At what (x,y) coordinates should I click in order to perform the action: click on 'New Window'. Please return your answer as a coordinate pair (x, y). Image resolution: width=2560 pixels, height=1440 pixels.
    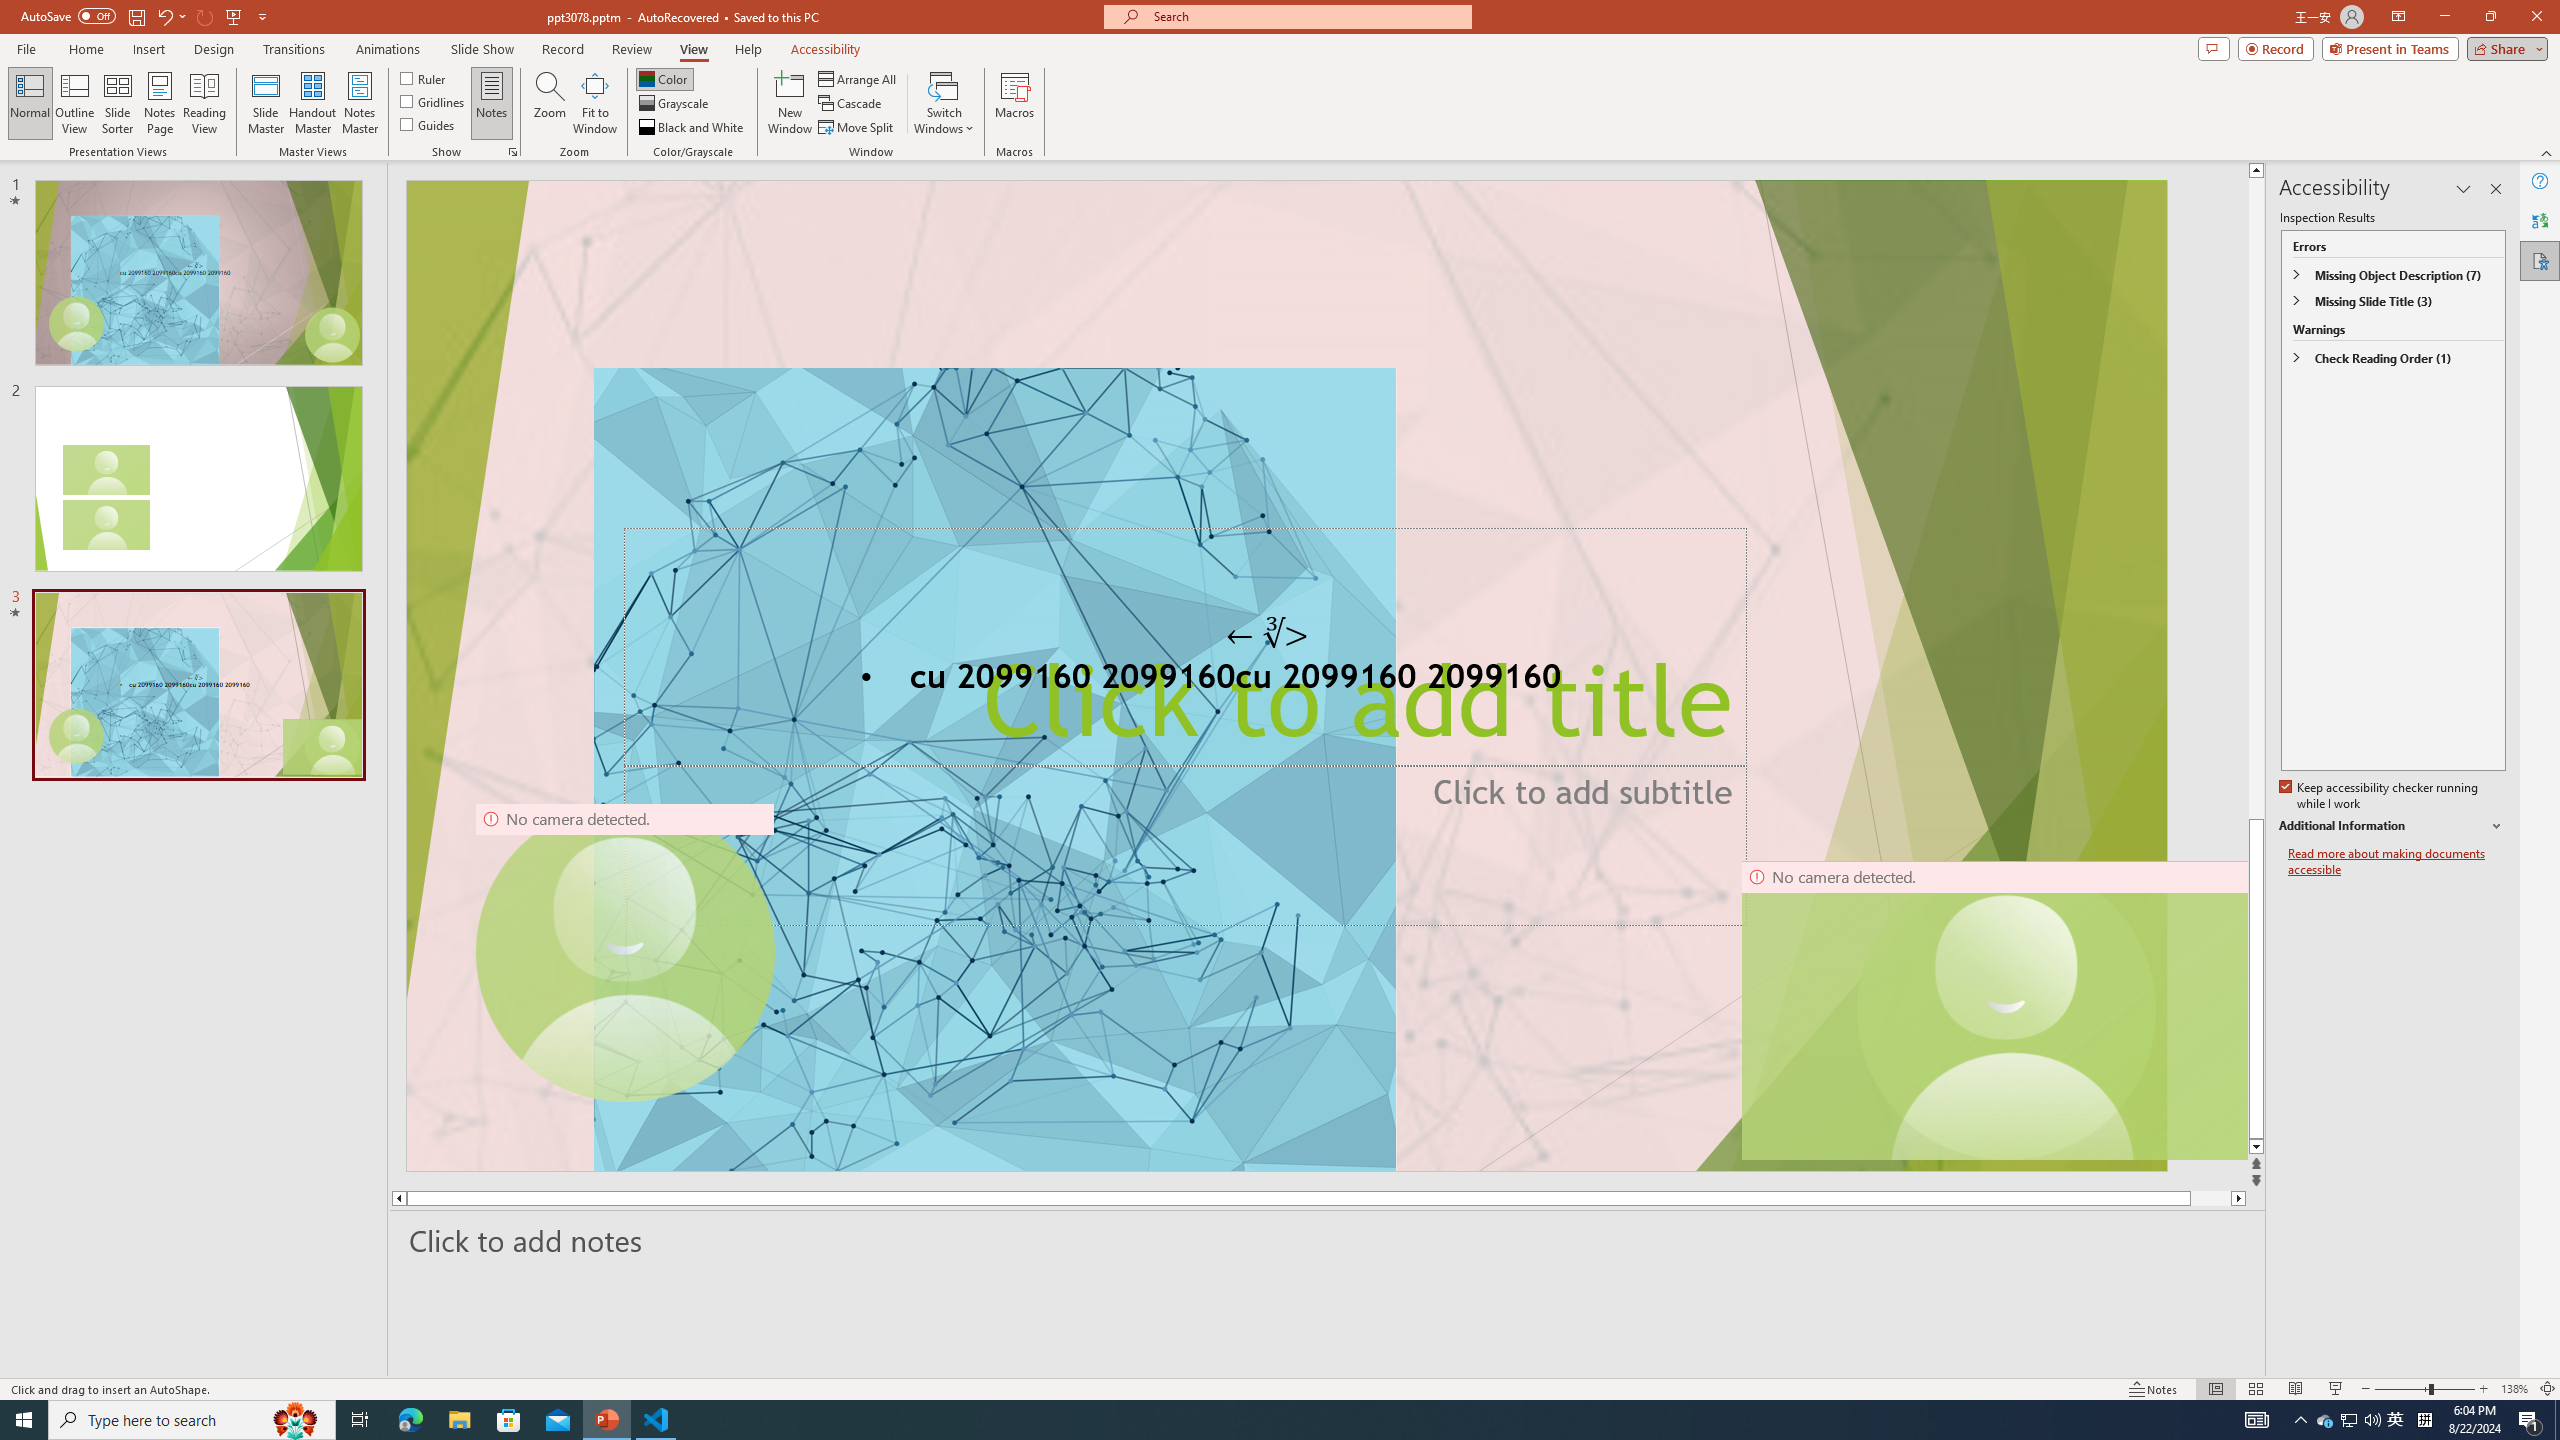
    Looking at the image, I should click on (788, 103).